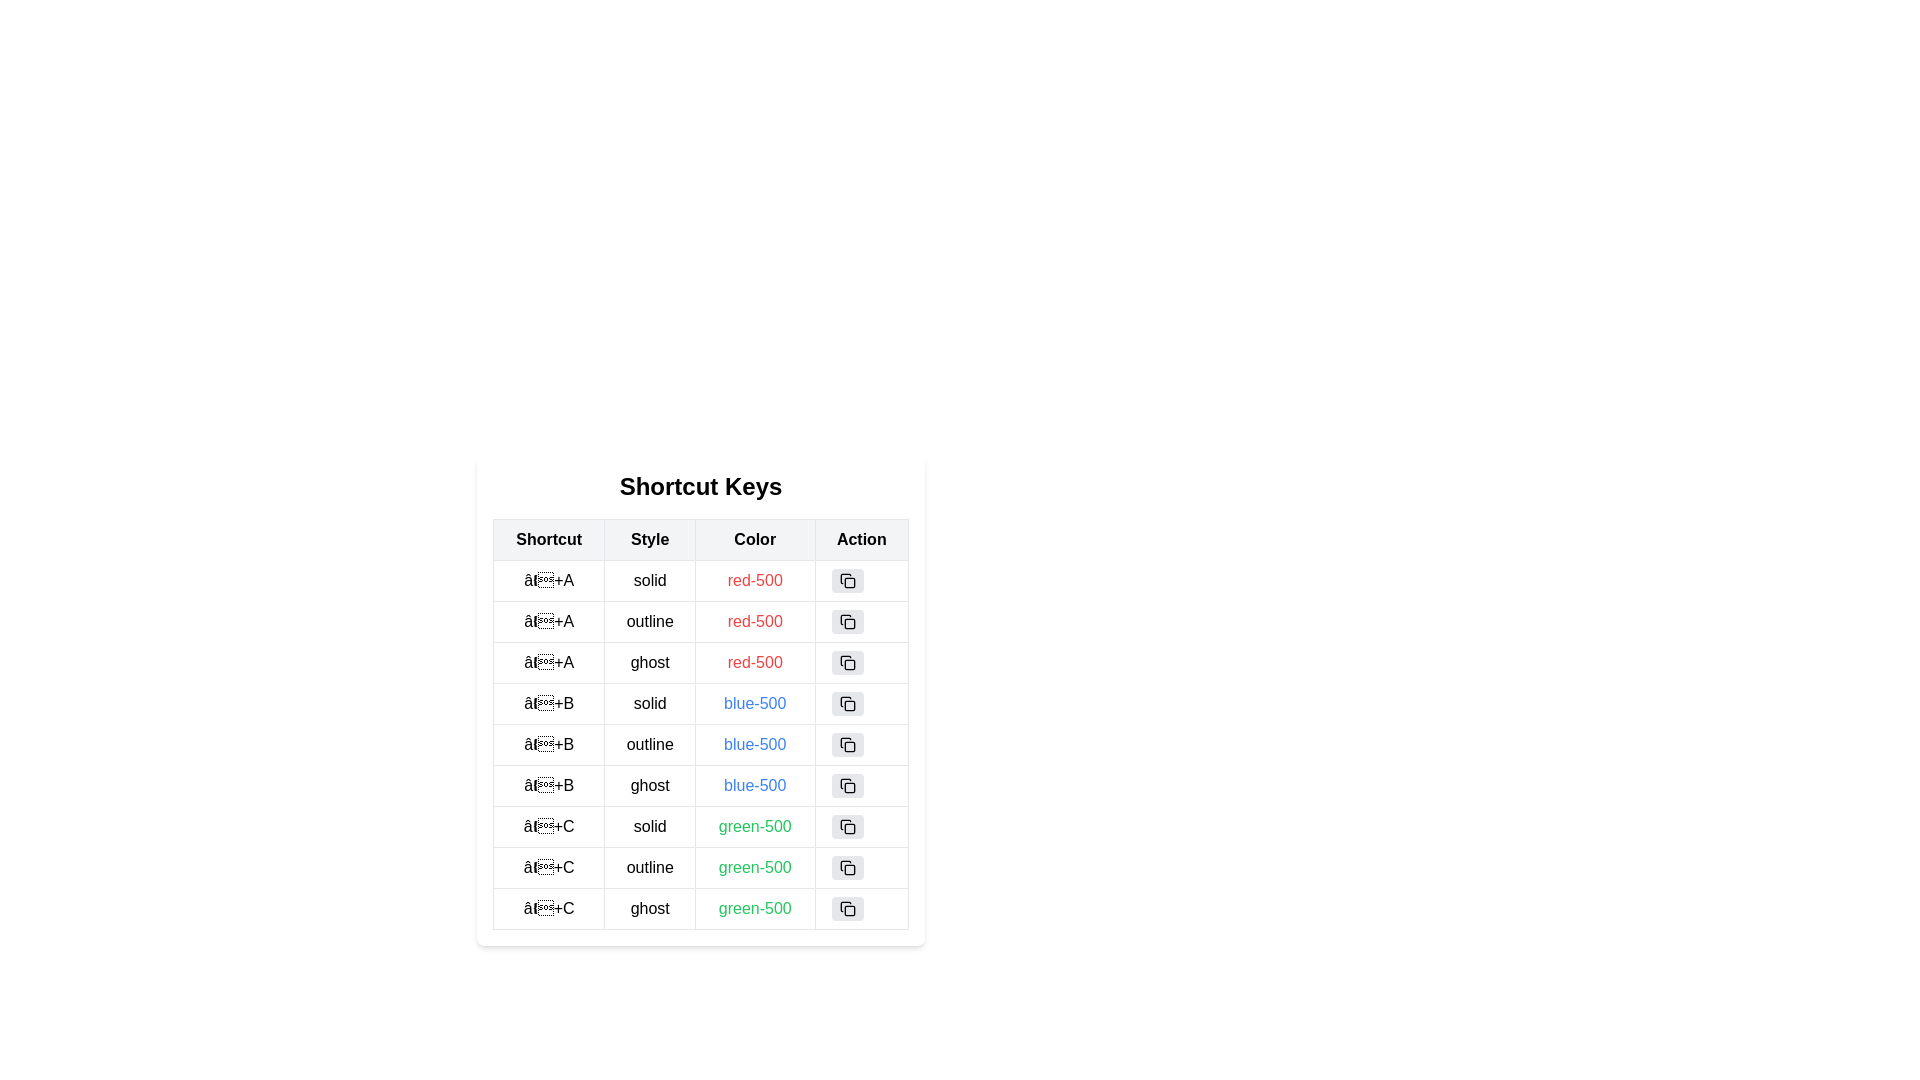  What do you see at coordinates (754, 826) in the screenshot?
I see `the text label representing the color reference 'green-500' in the shortcuts table for the 'solid' row with the shortcut '⌘+C'` at bounding box center [754, 826].